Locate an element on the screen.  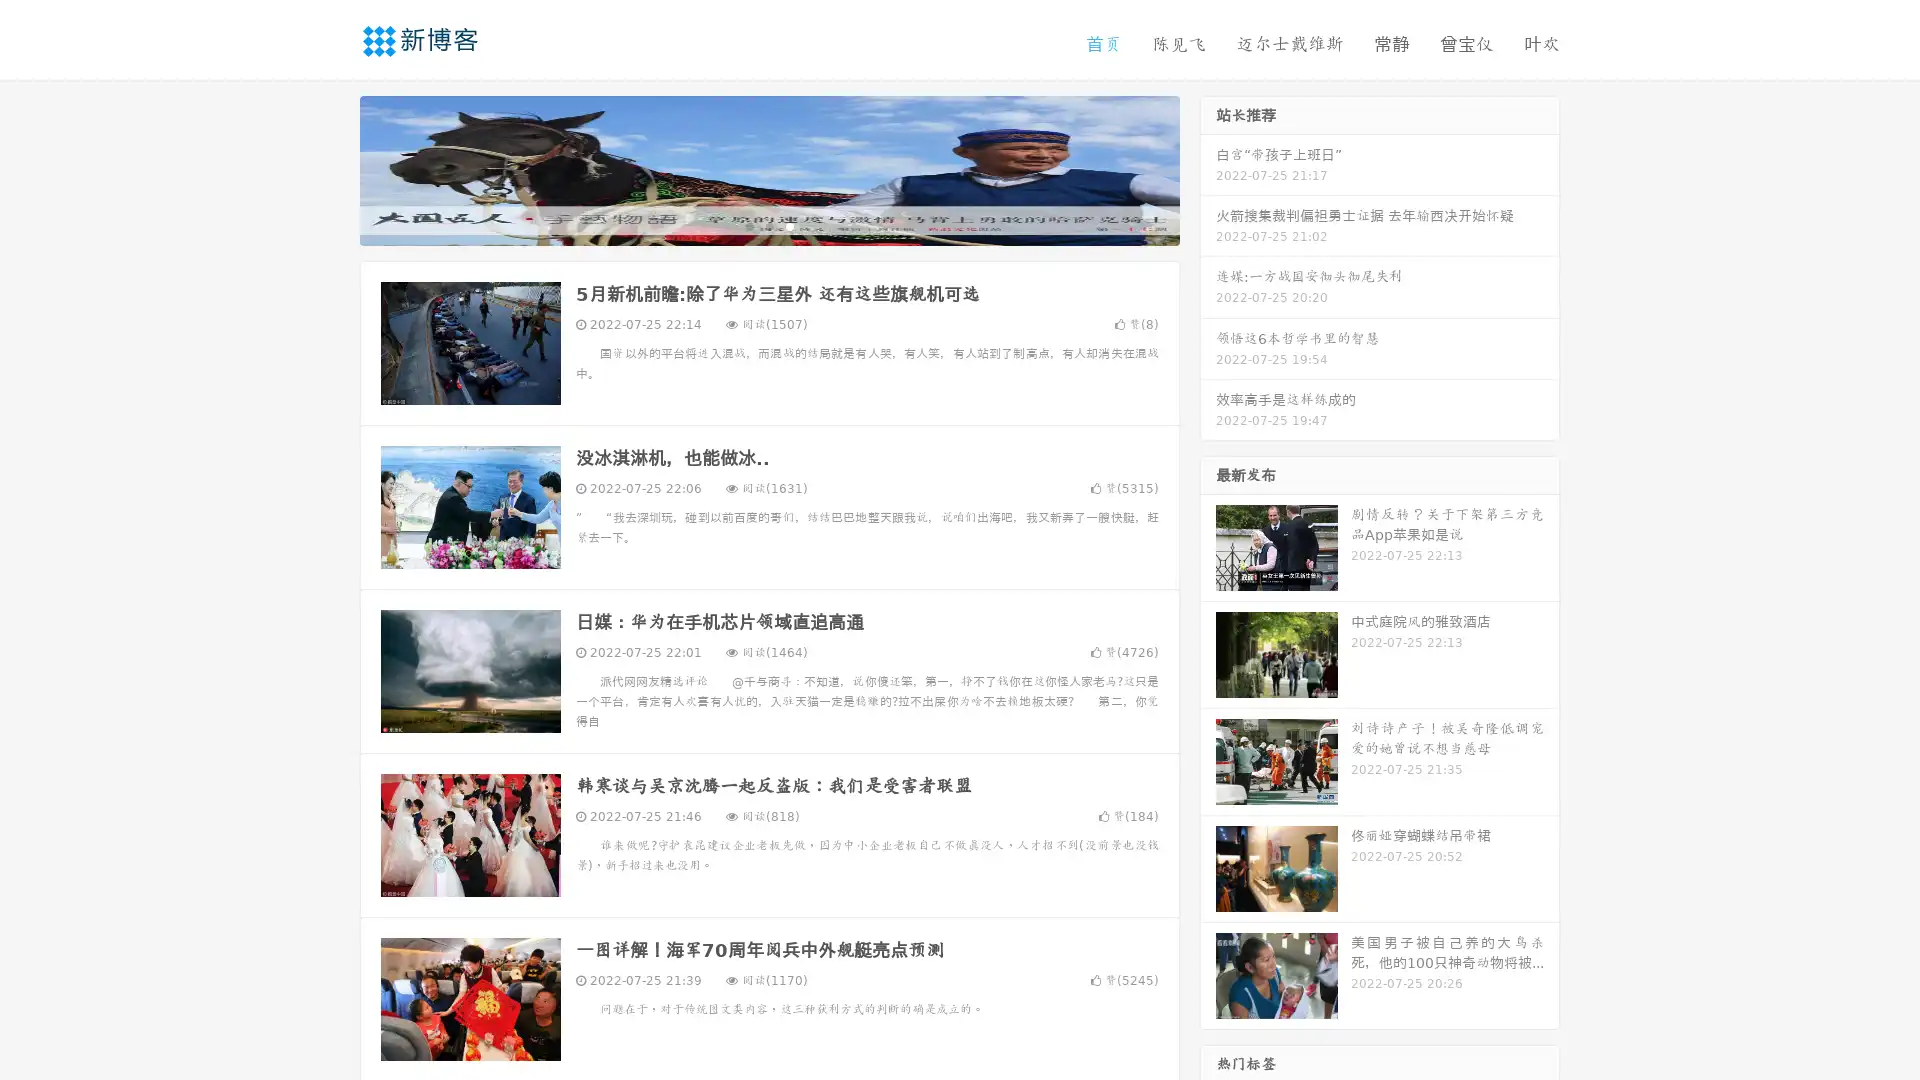
Go to slide 1 is located at coordinates (748, 225).